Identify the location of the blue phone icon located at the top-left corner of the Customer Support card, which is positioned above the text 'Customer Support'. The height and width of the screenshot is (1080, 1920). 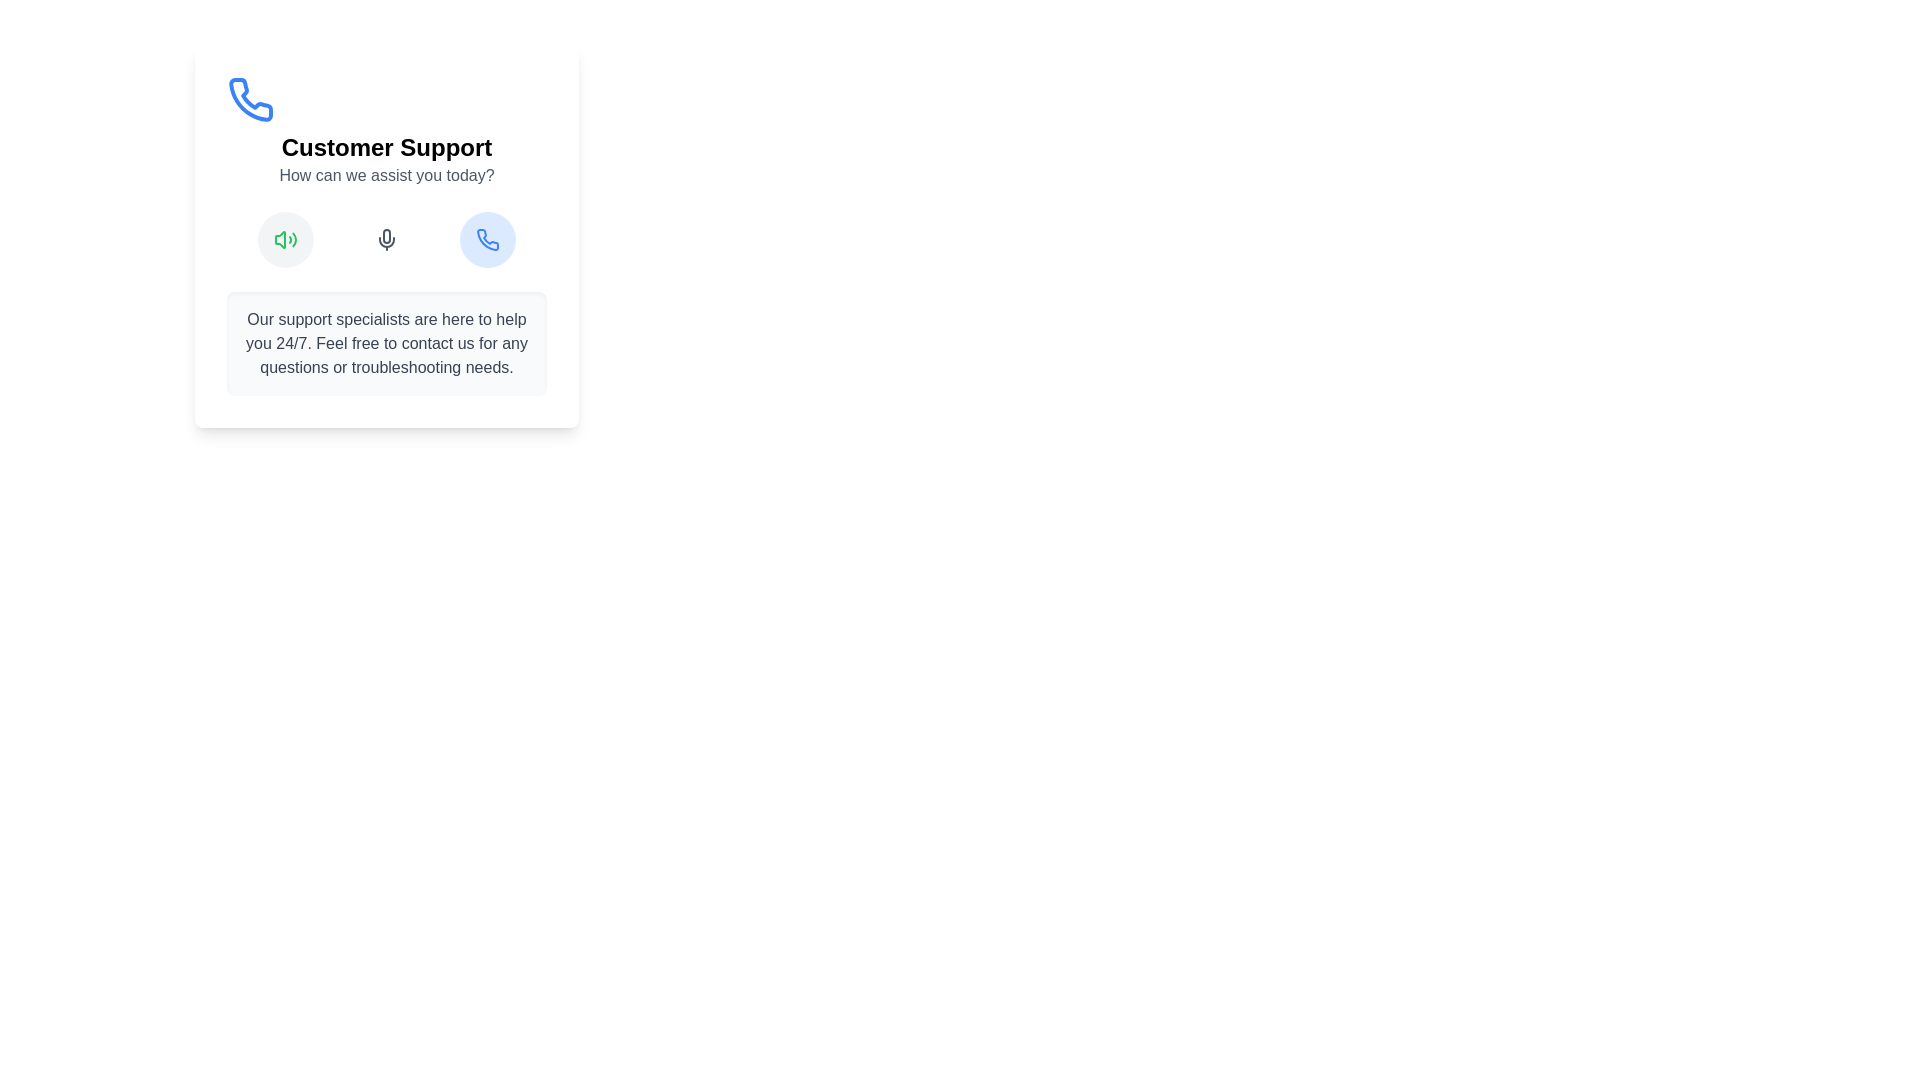
(249, 100).